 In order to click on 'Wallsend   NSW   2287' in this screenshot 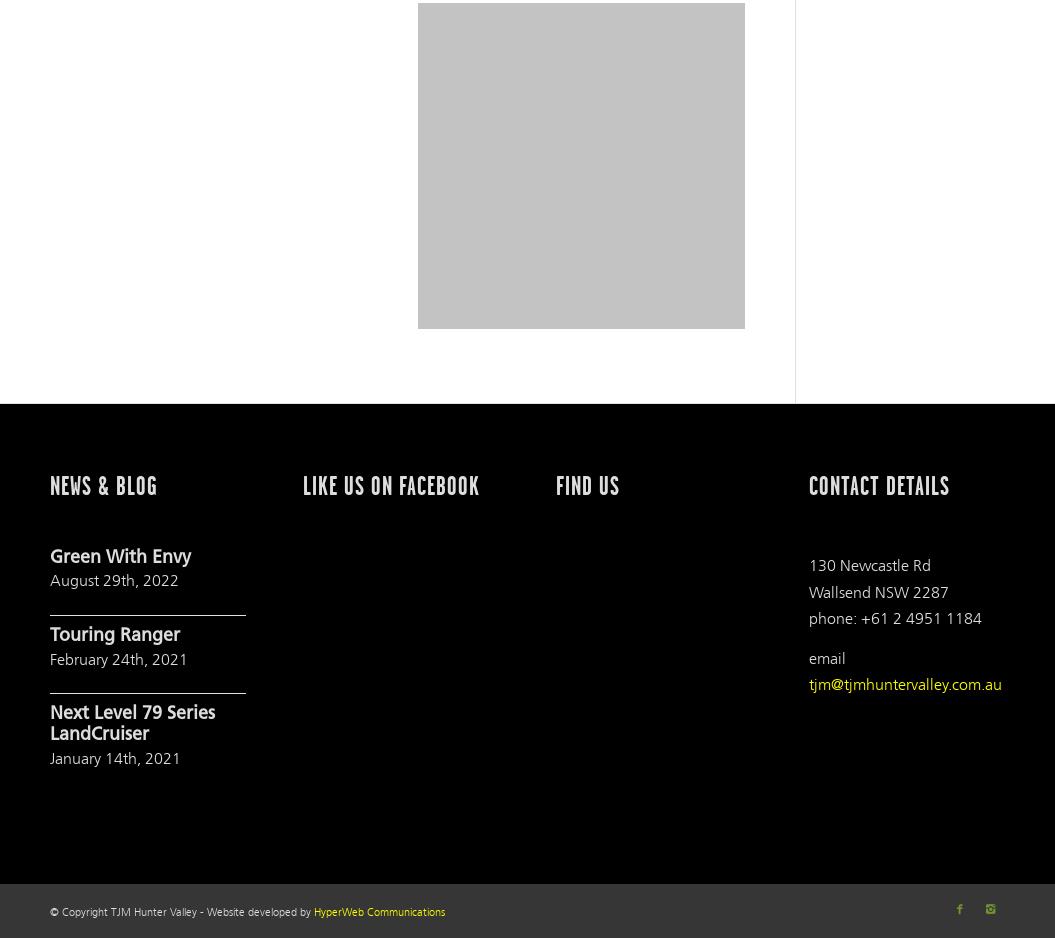, I will do `click(807, 590)`.